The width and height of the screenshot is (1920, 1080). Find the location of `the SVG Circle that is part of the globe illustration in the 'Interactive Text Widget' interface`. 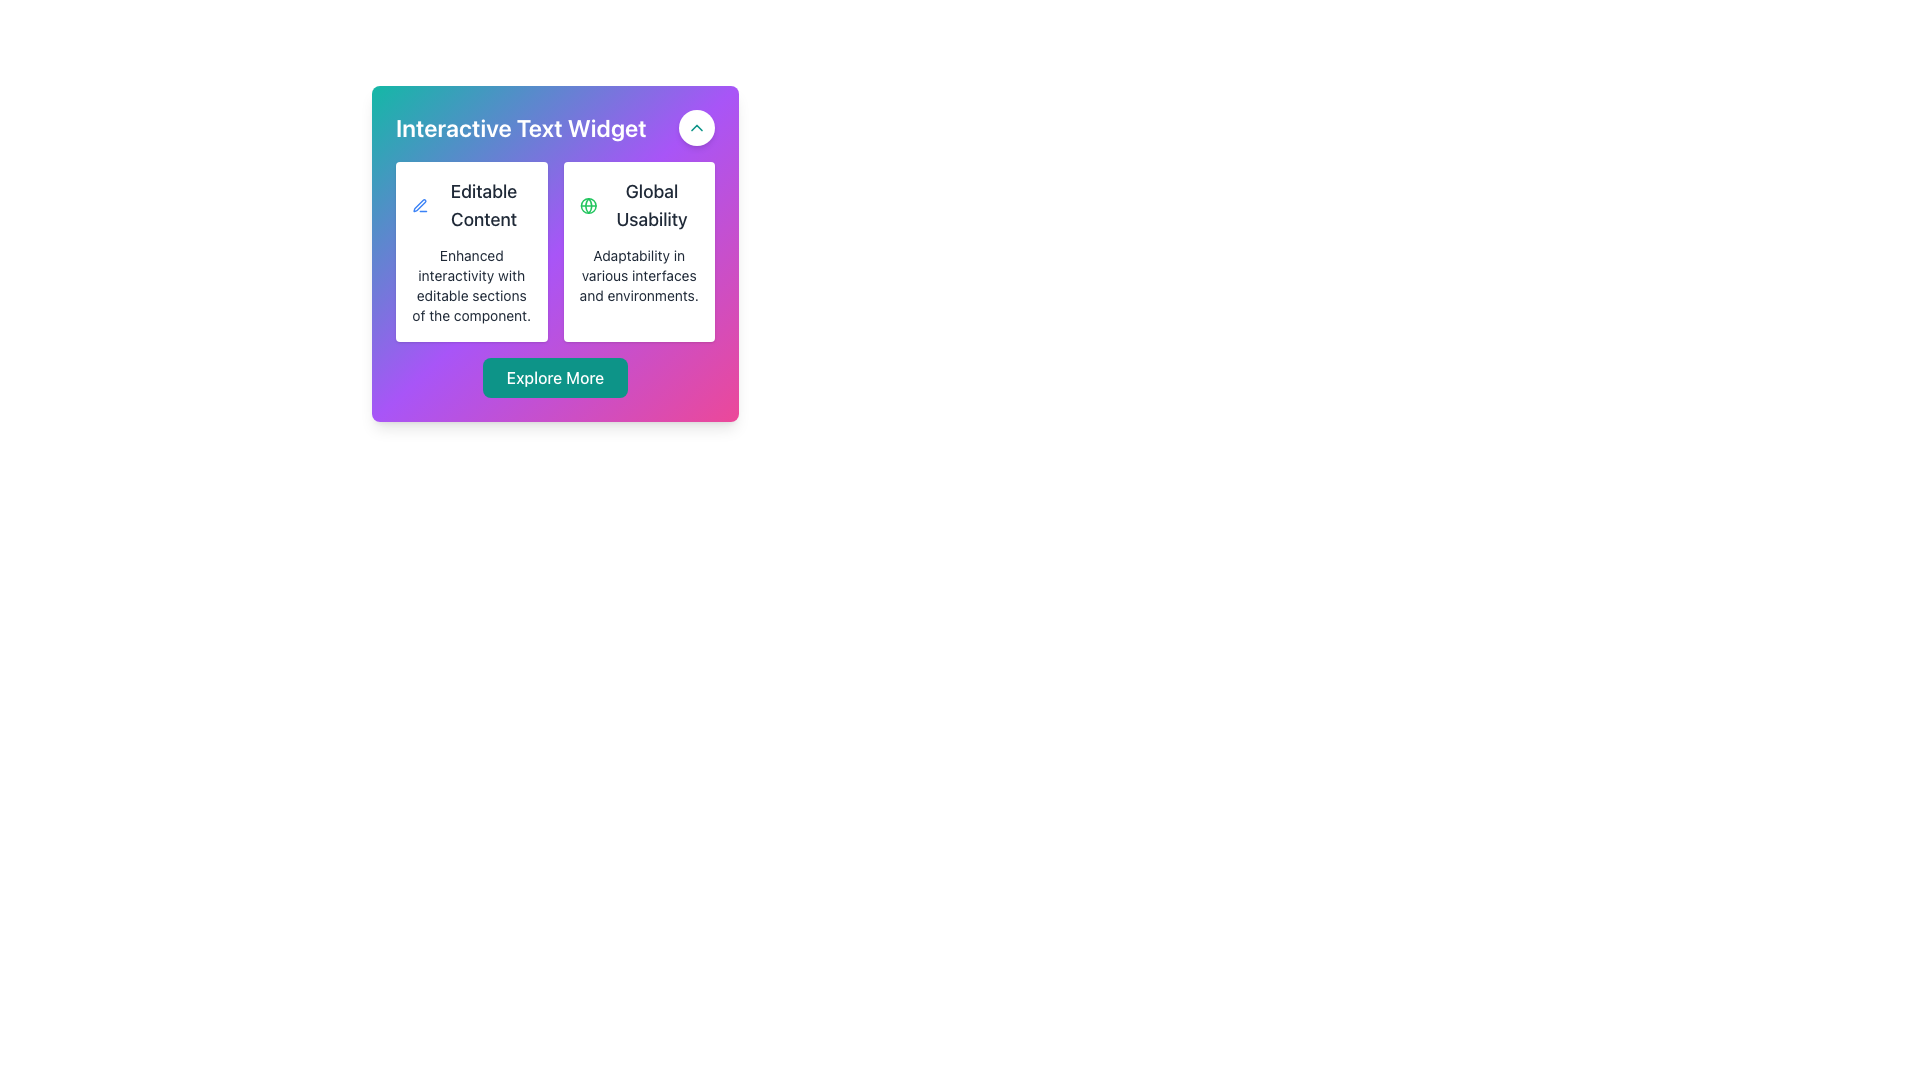

the SVG Circle that is part of the globe illustration in the 'Interactive Text Widget' interface is located at coordinates (587, 205).